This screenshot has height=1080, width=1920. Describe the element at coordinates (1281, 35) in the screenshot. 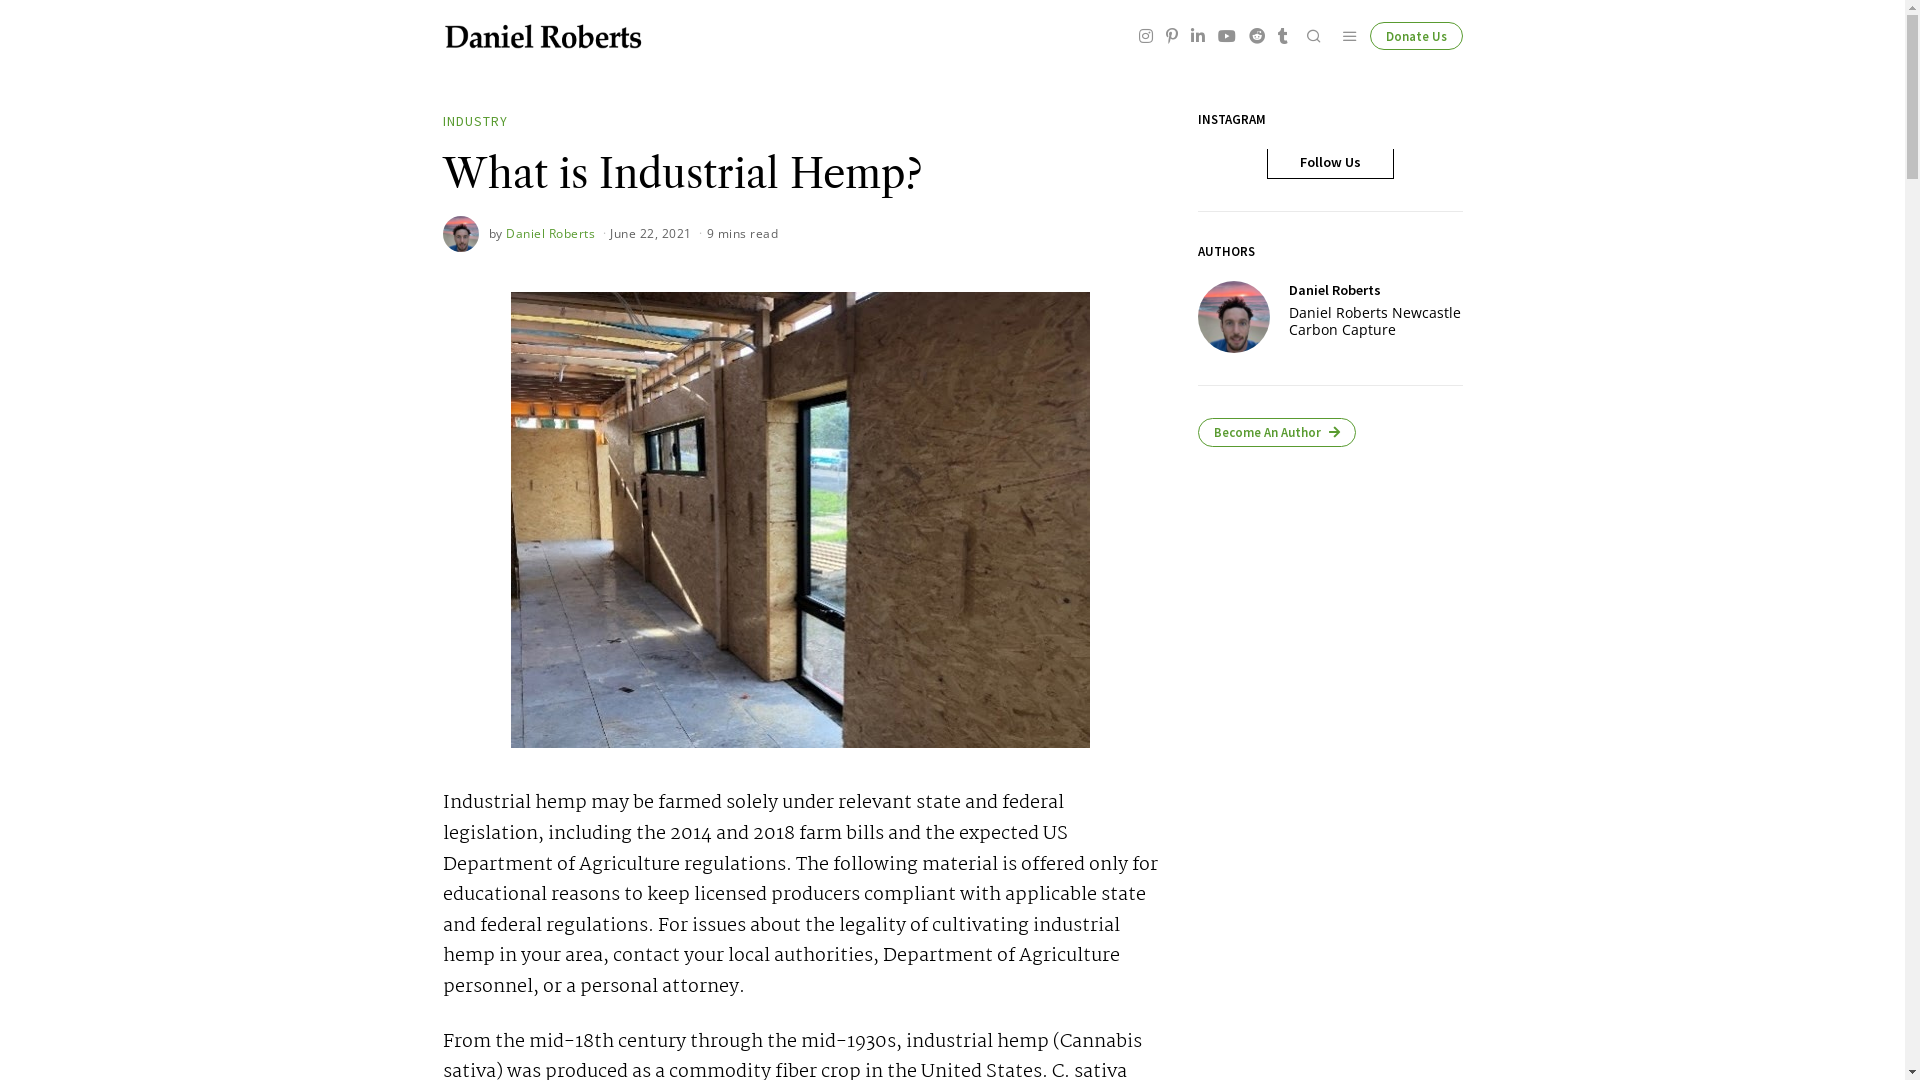

I see `'Tumblr'` at that location.